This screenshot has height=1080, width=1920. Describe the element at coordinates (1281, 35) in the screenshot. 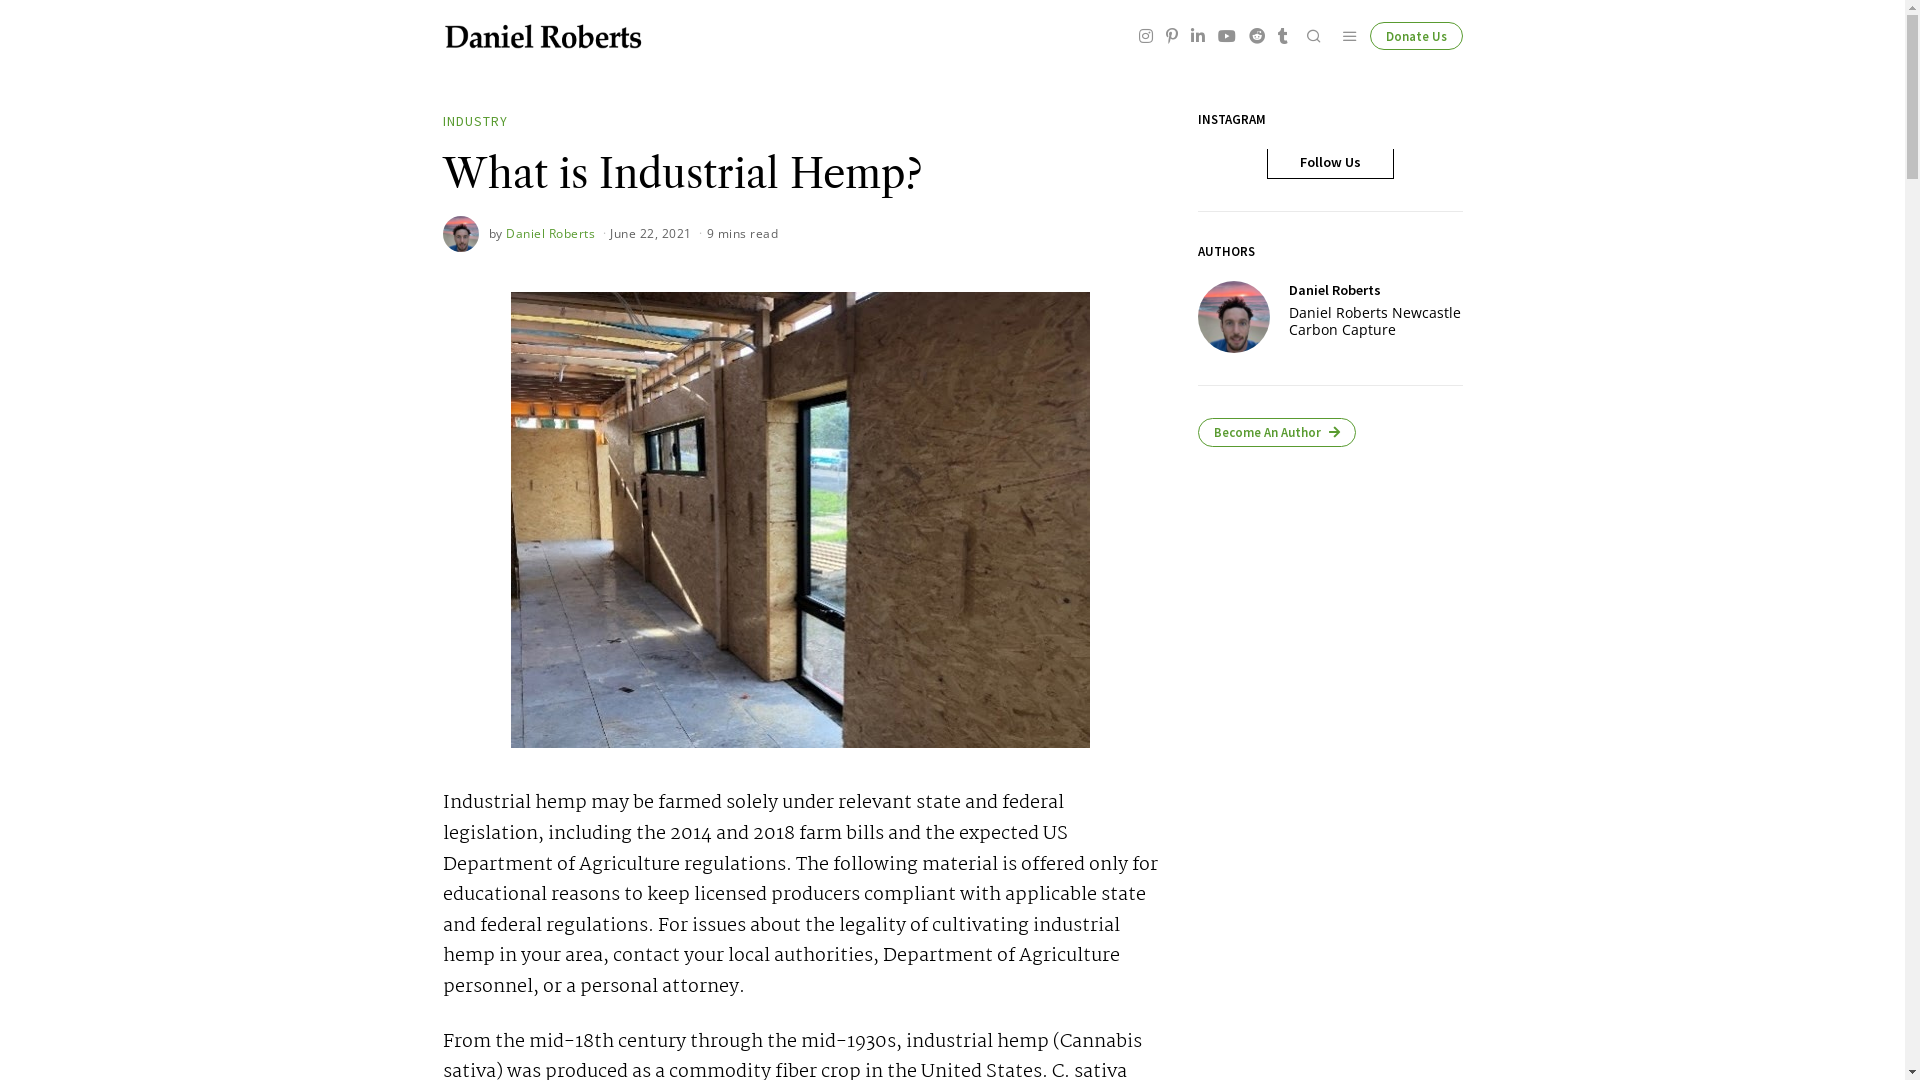

I see `'Tumblr'` at that location.